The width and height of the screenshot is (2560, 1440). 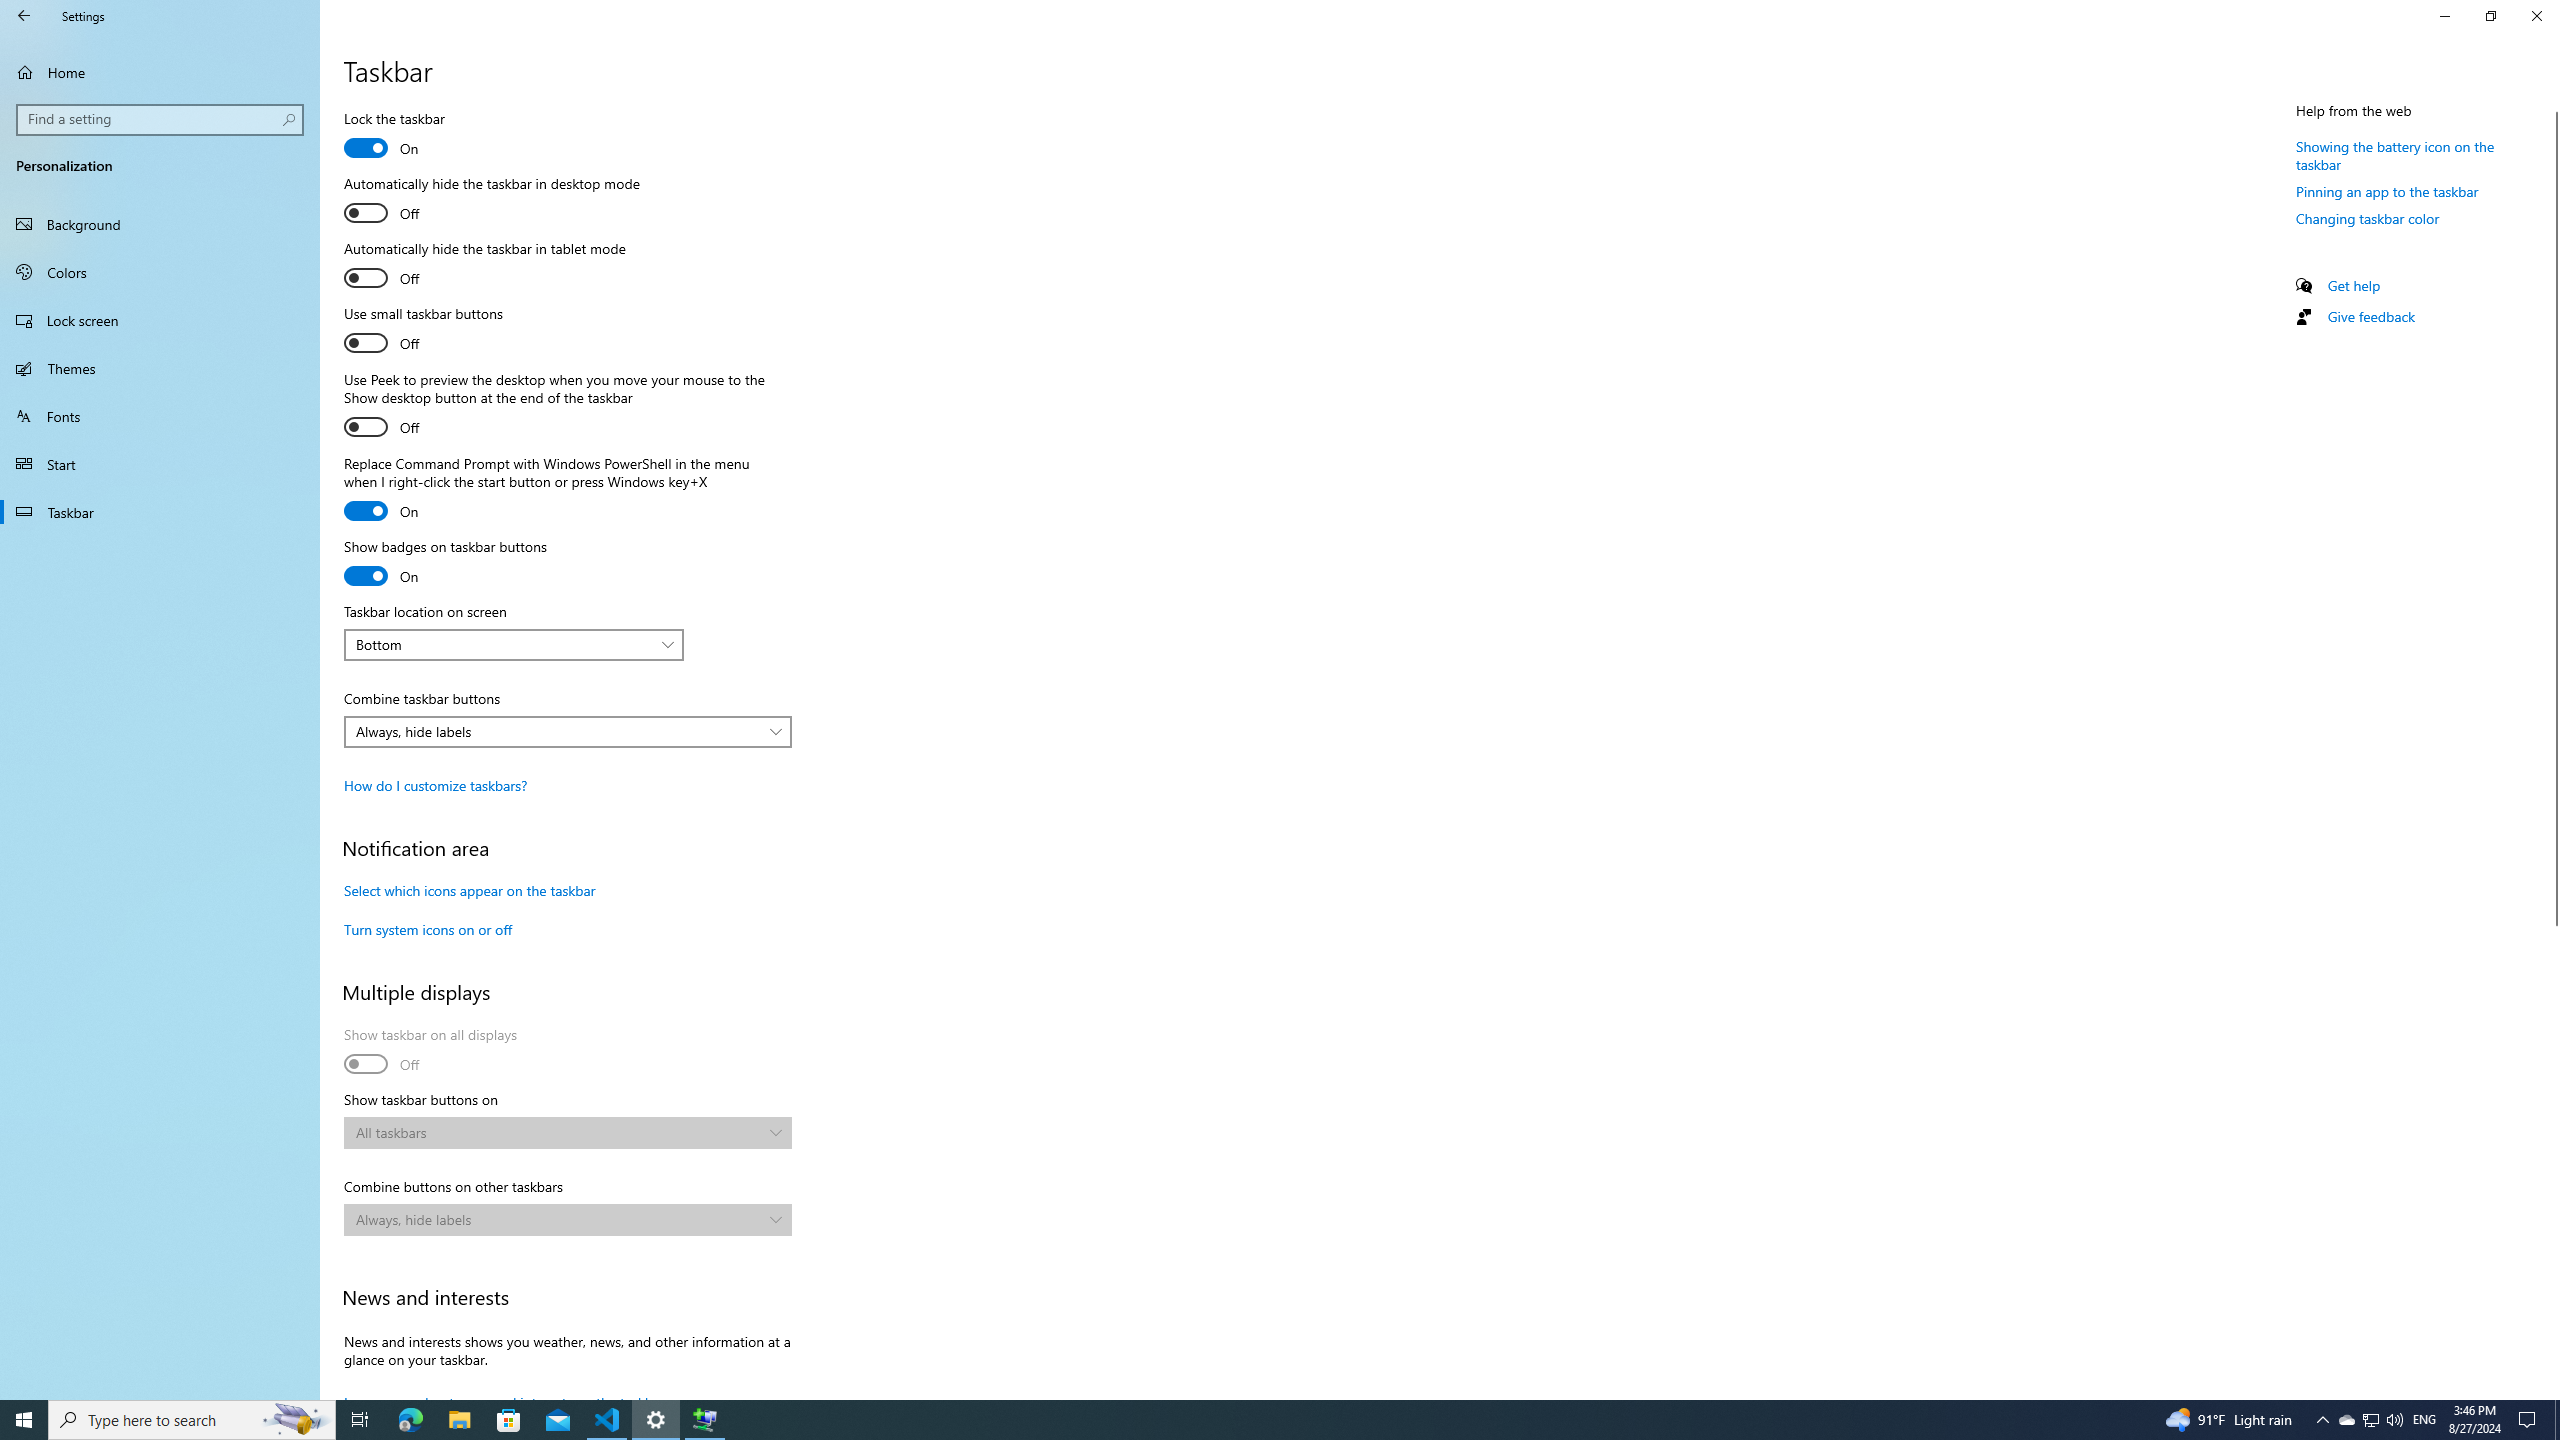 I want to click on 'Use small taskbar buttons', so click(x=421, y=330).